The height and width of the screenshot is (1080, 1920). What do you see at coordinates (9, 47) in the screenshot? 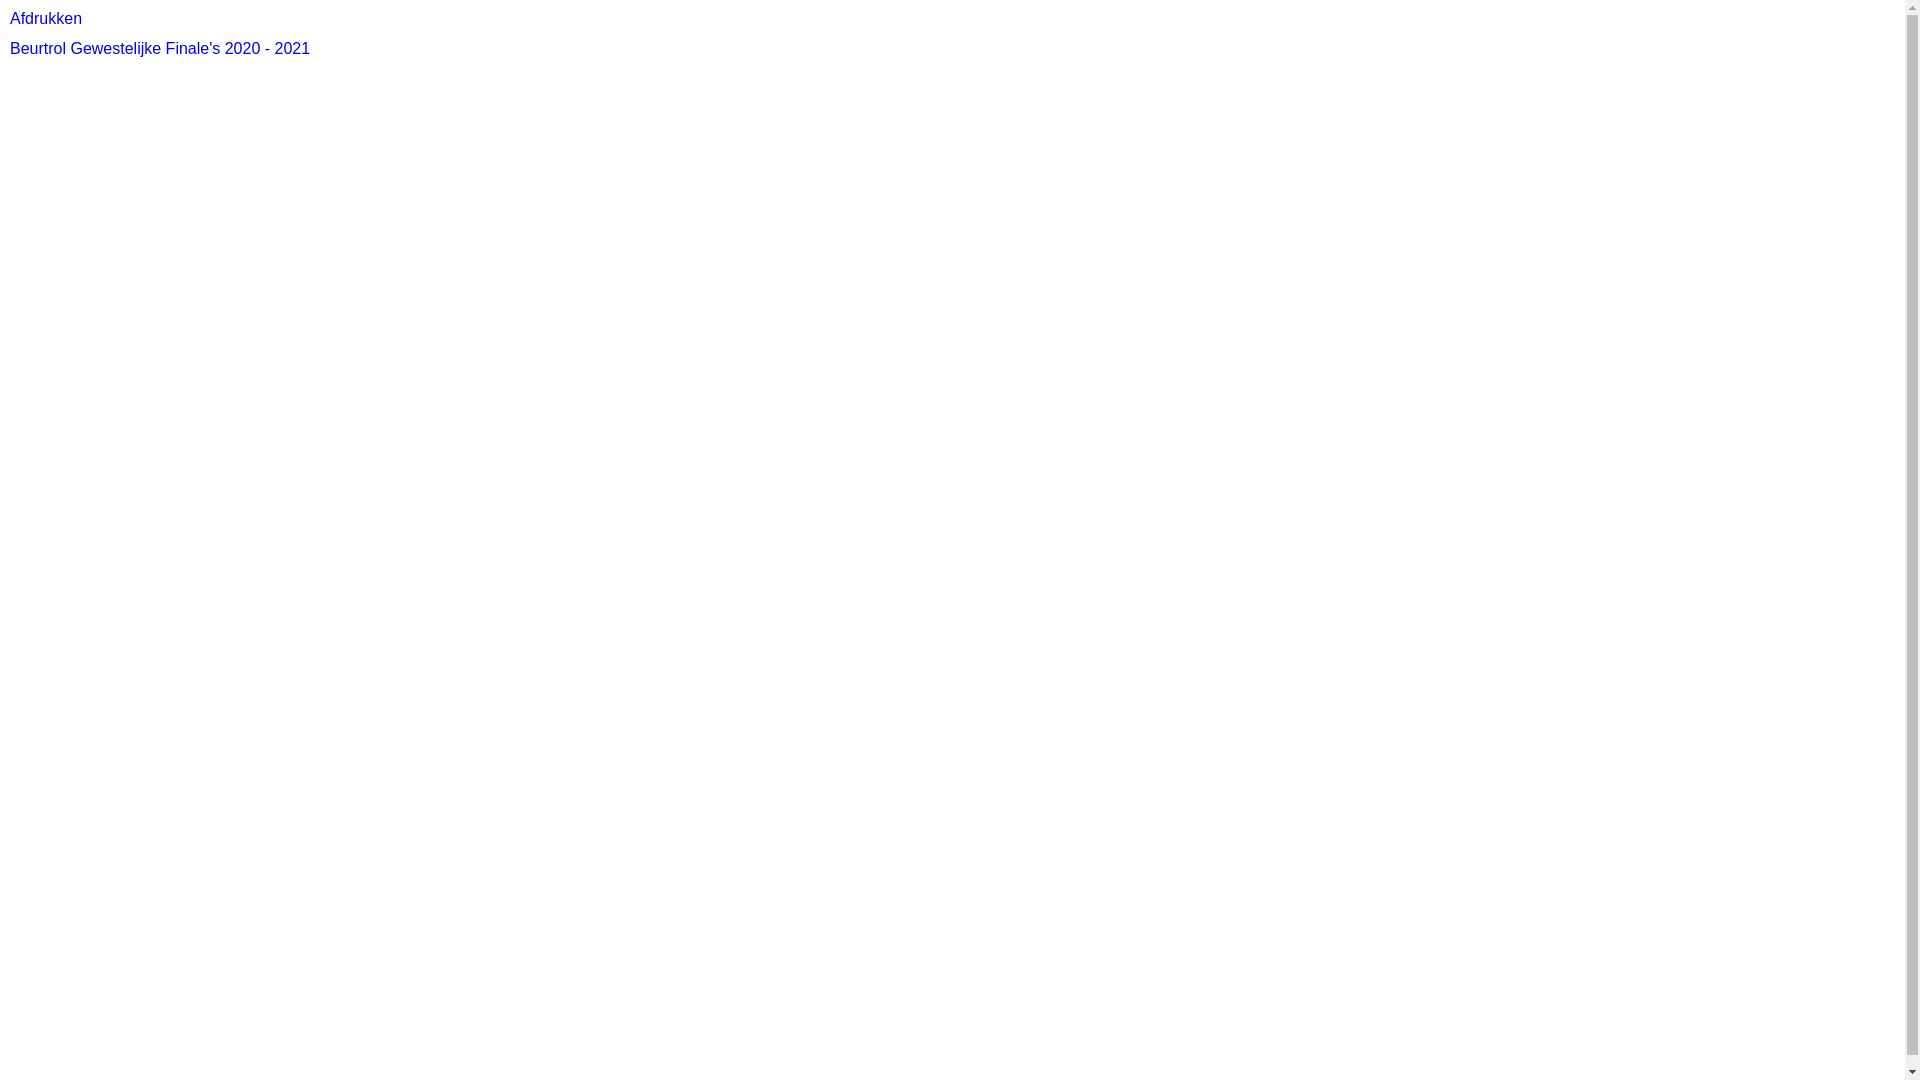
I see `'Beurtrol Gewestelijke Finale's 2020 - 2021'` at bounding box center [9, 47].